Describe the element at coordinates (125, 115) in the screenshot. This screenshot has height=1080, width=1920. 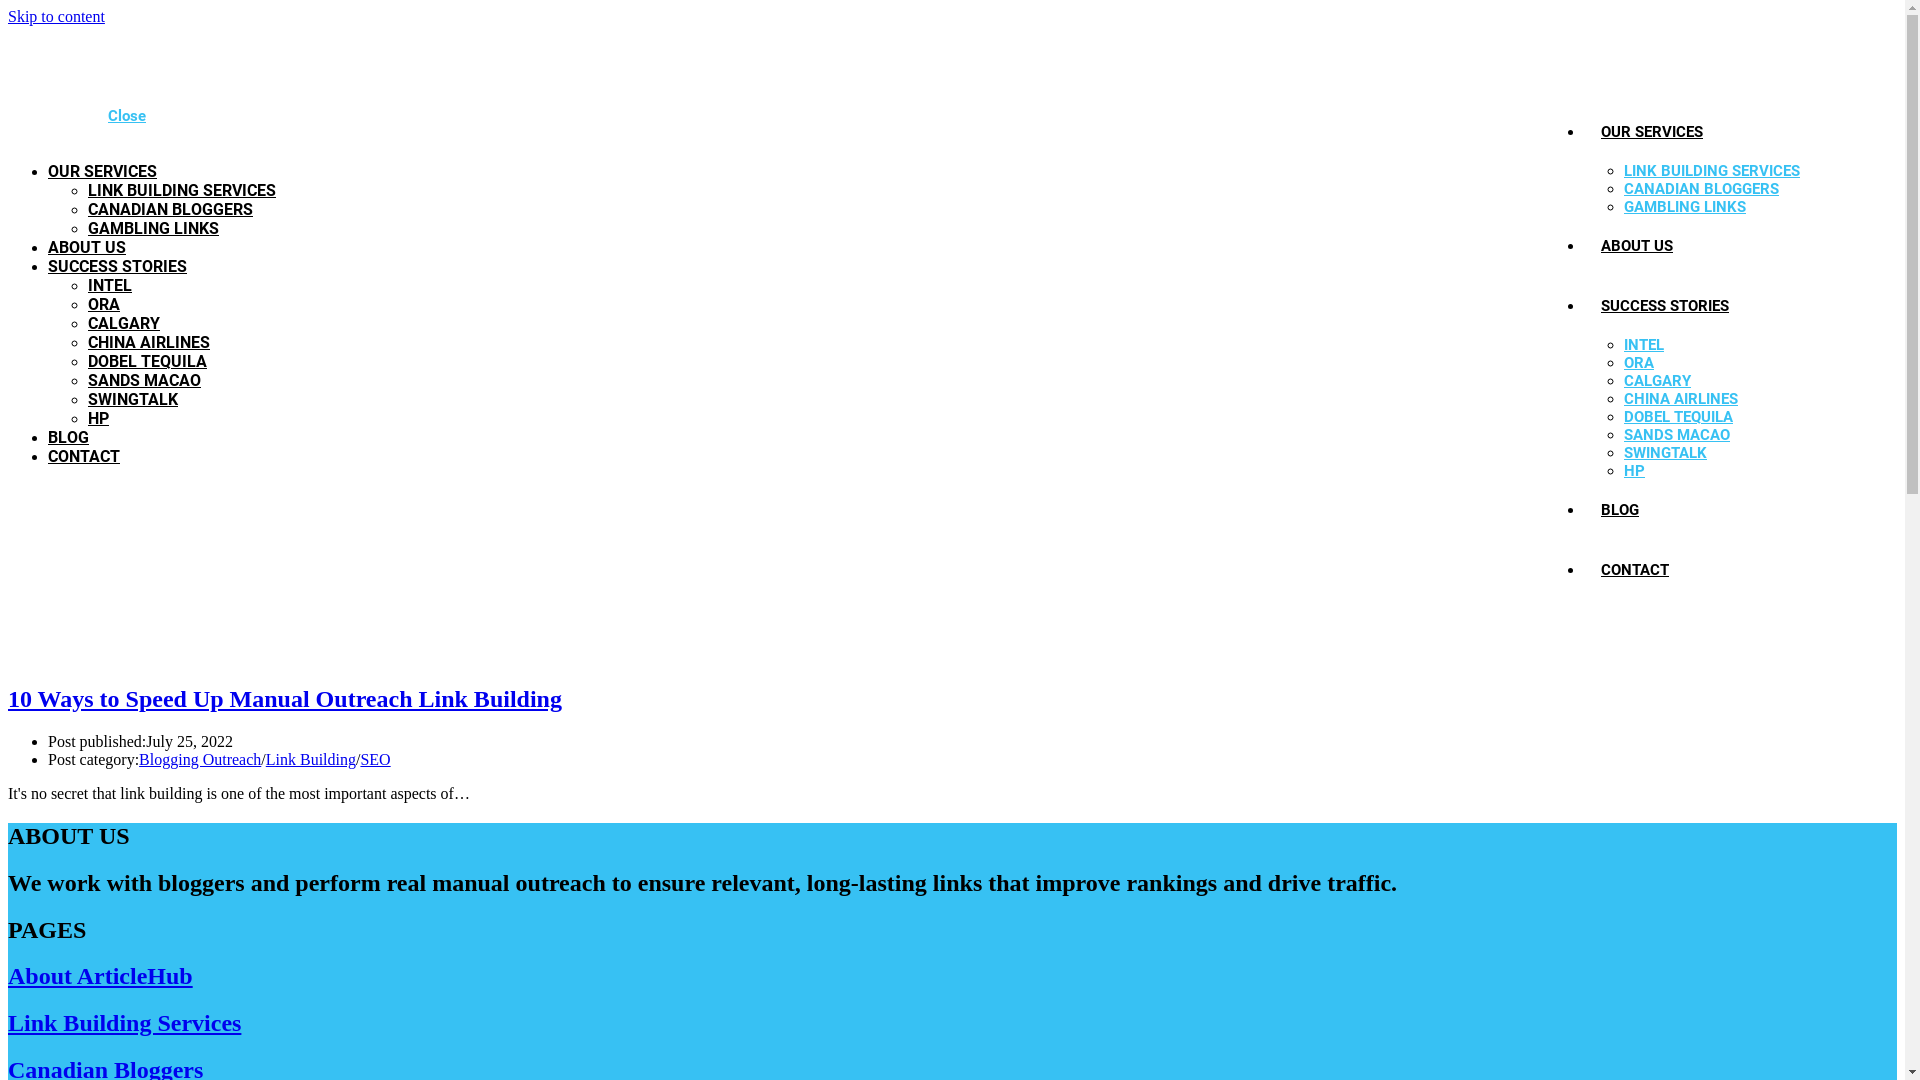
I see `'Close'` at that location.